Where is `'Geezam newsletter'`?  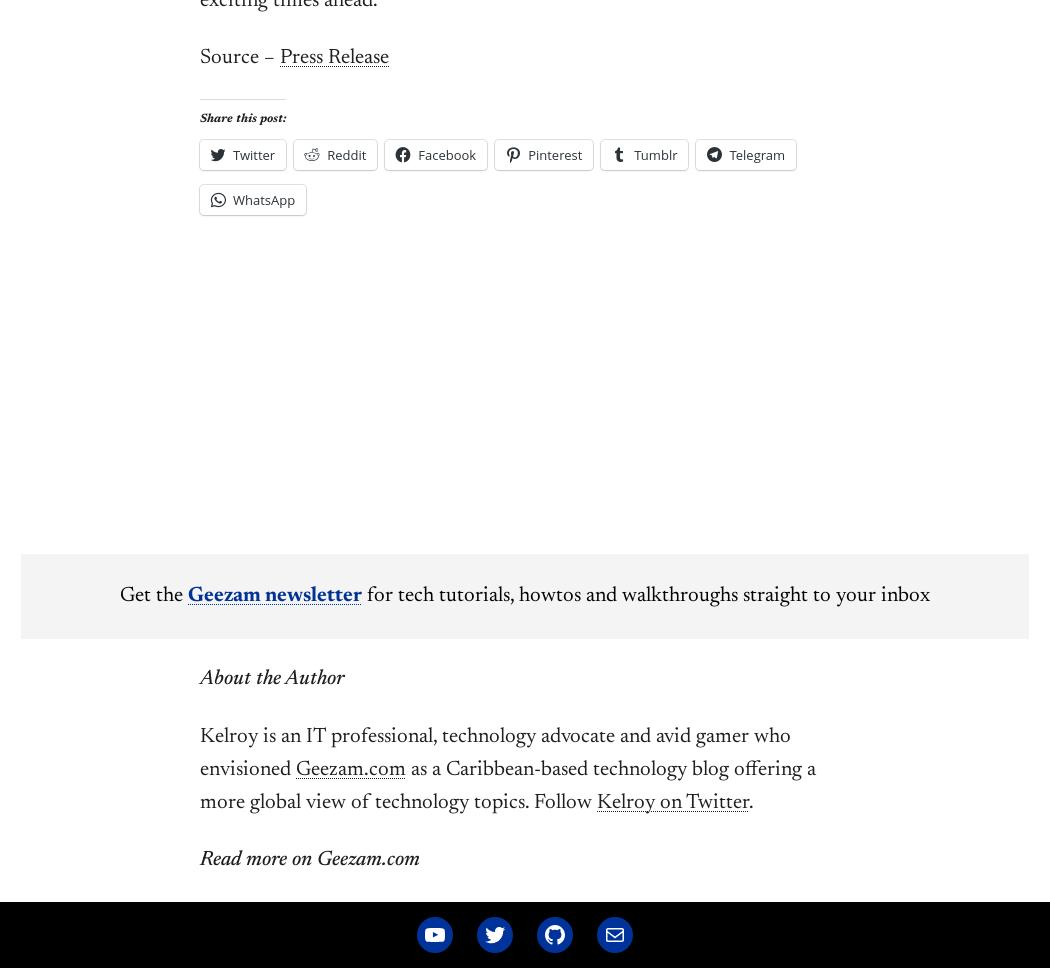
'Geezam newsletter' is located at coordinates (273, 596).